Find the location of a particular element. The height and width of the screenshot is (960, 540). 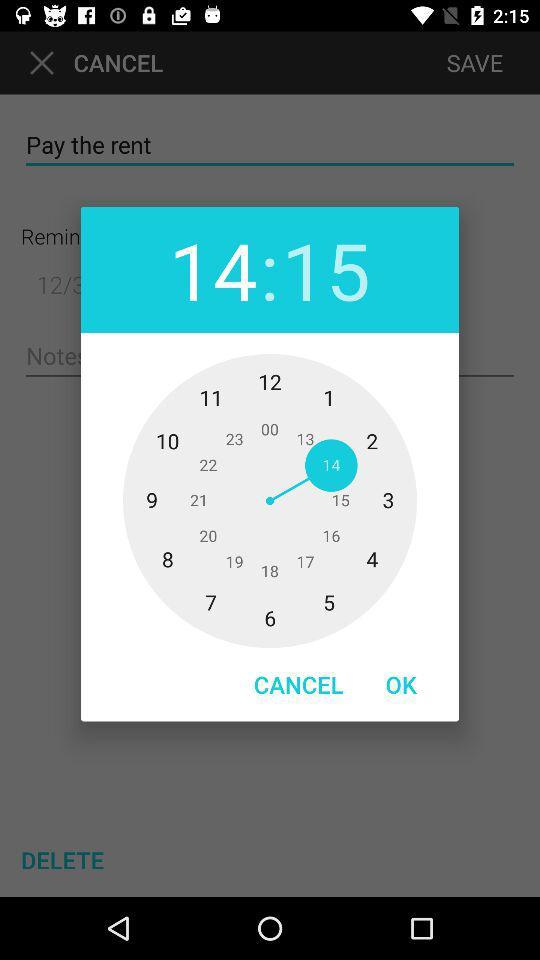

the cancel at the bottom is located at coordinates (297, 684).